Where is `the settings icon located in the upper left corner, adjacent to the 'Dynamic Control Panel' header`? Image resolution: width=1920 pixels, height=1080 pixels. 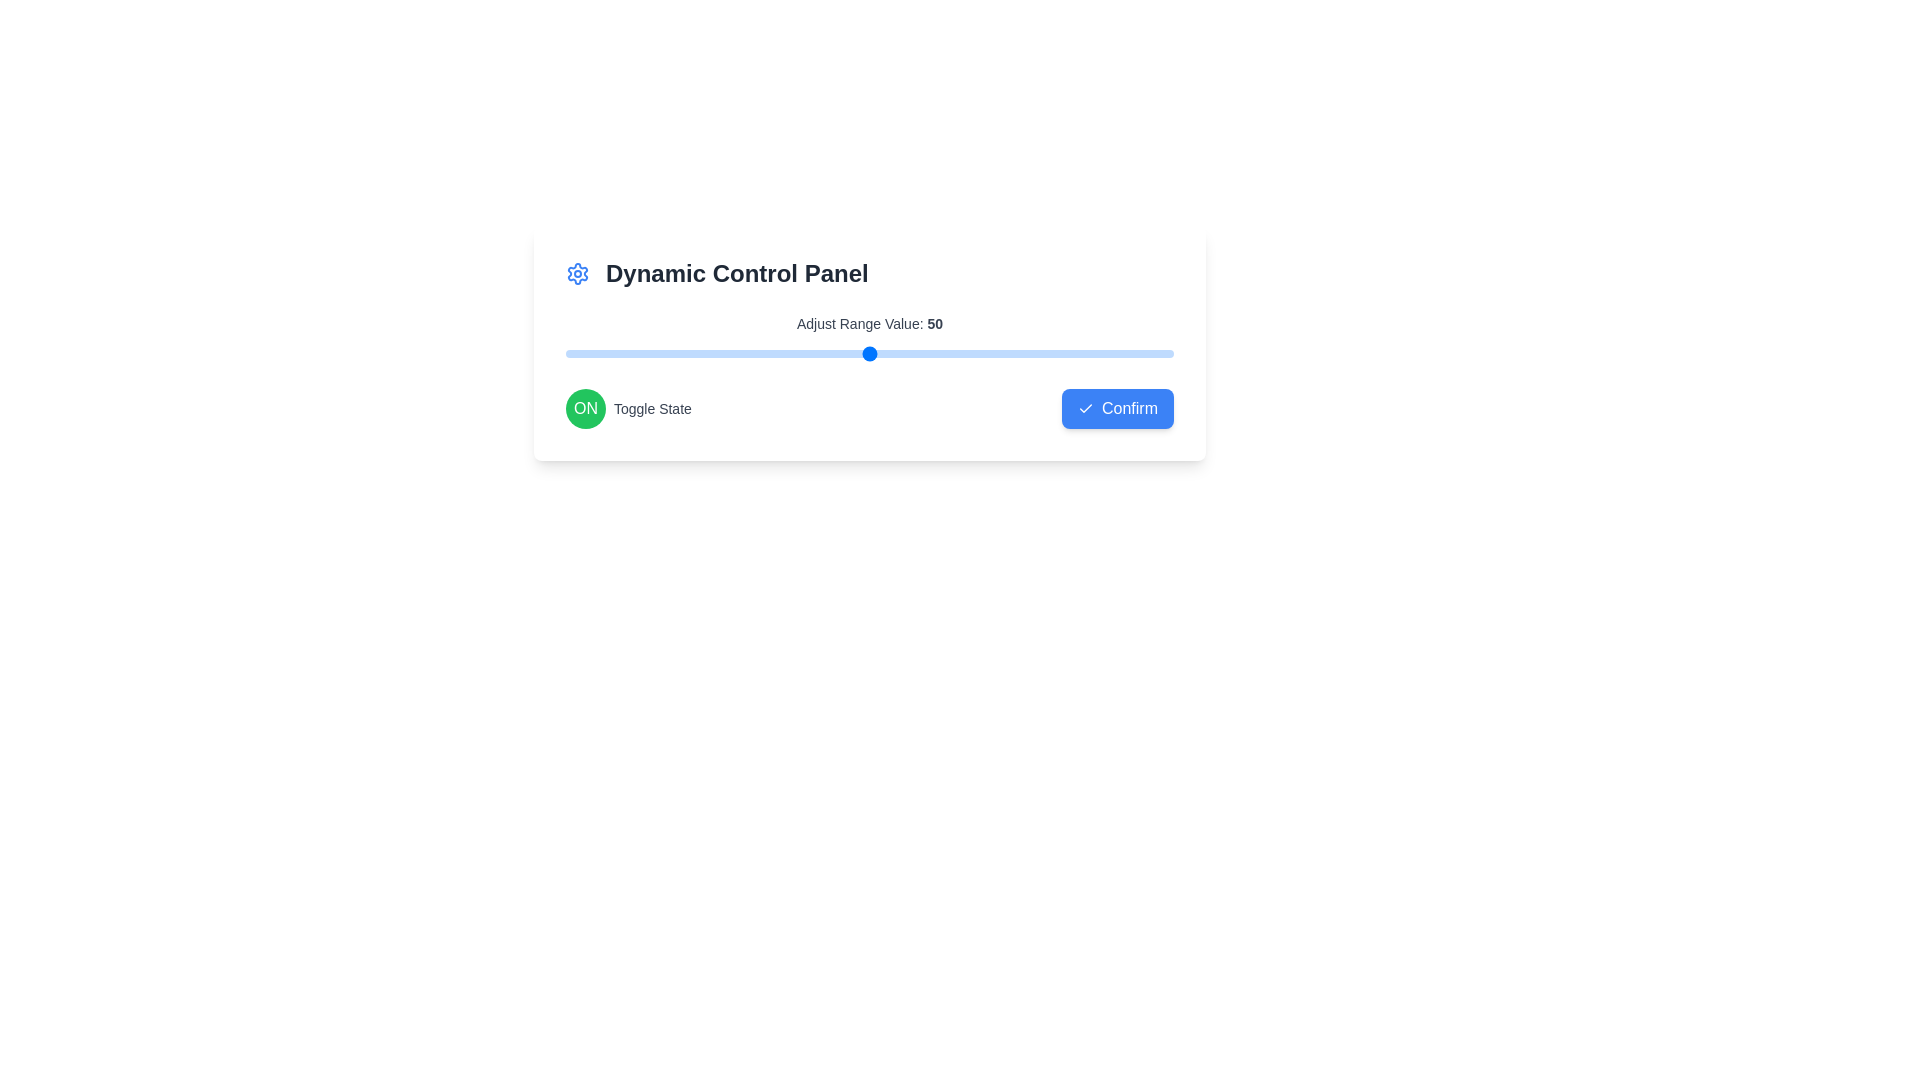
the settings icon located in the upper left corner, adjacent to the 'Dynamic Control Panel' header is located at coordinates (576, 273).